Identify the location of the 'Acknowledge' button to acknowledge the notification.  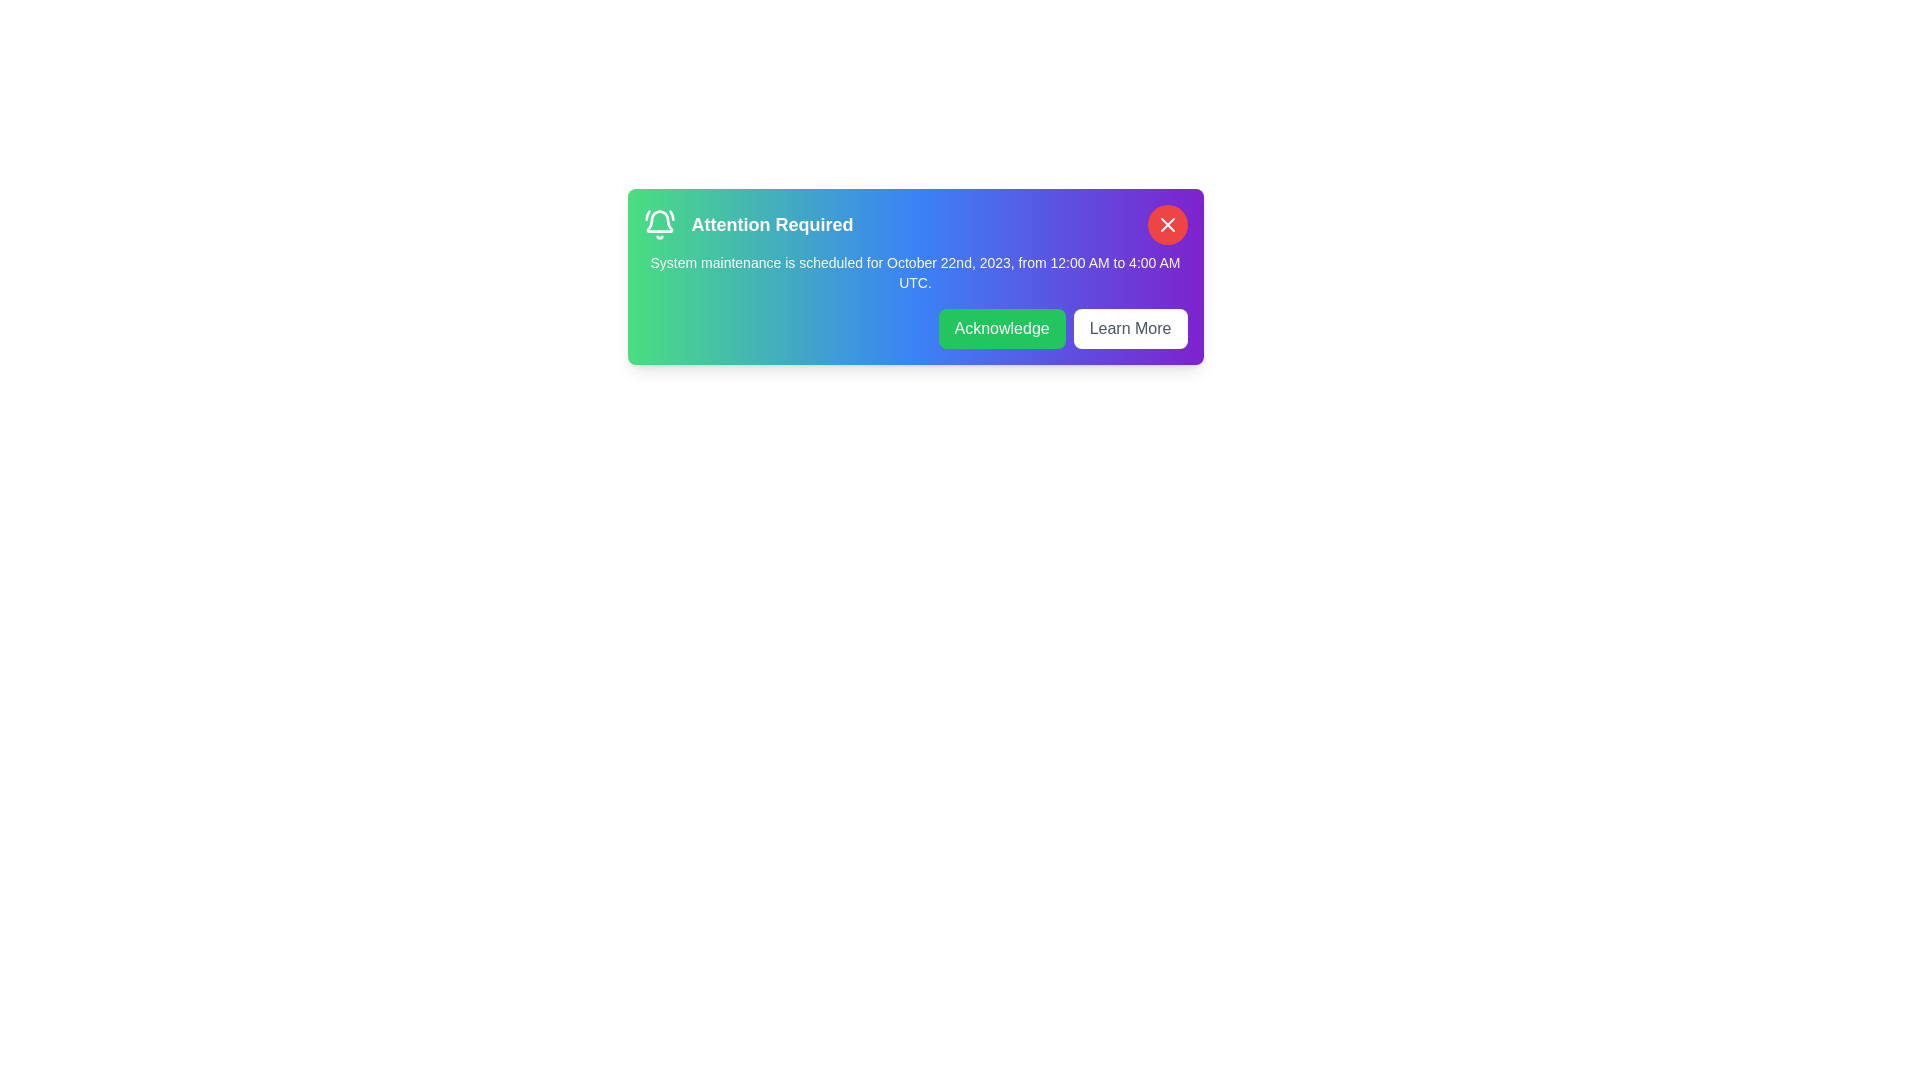
(1002, 327).